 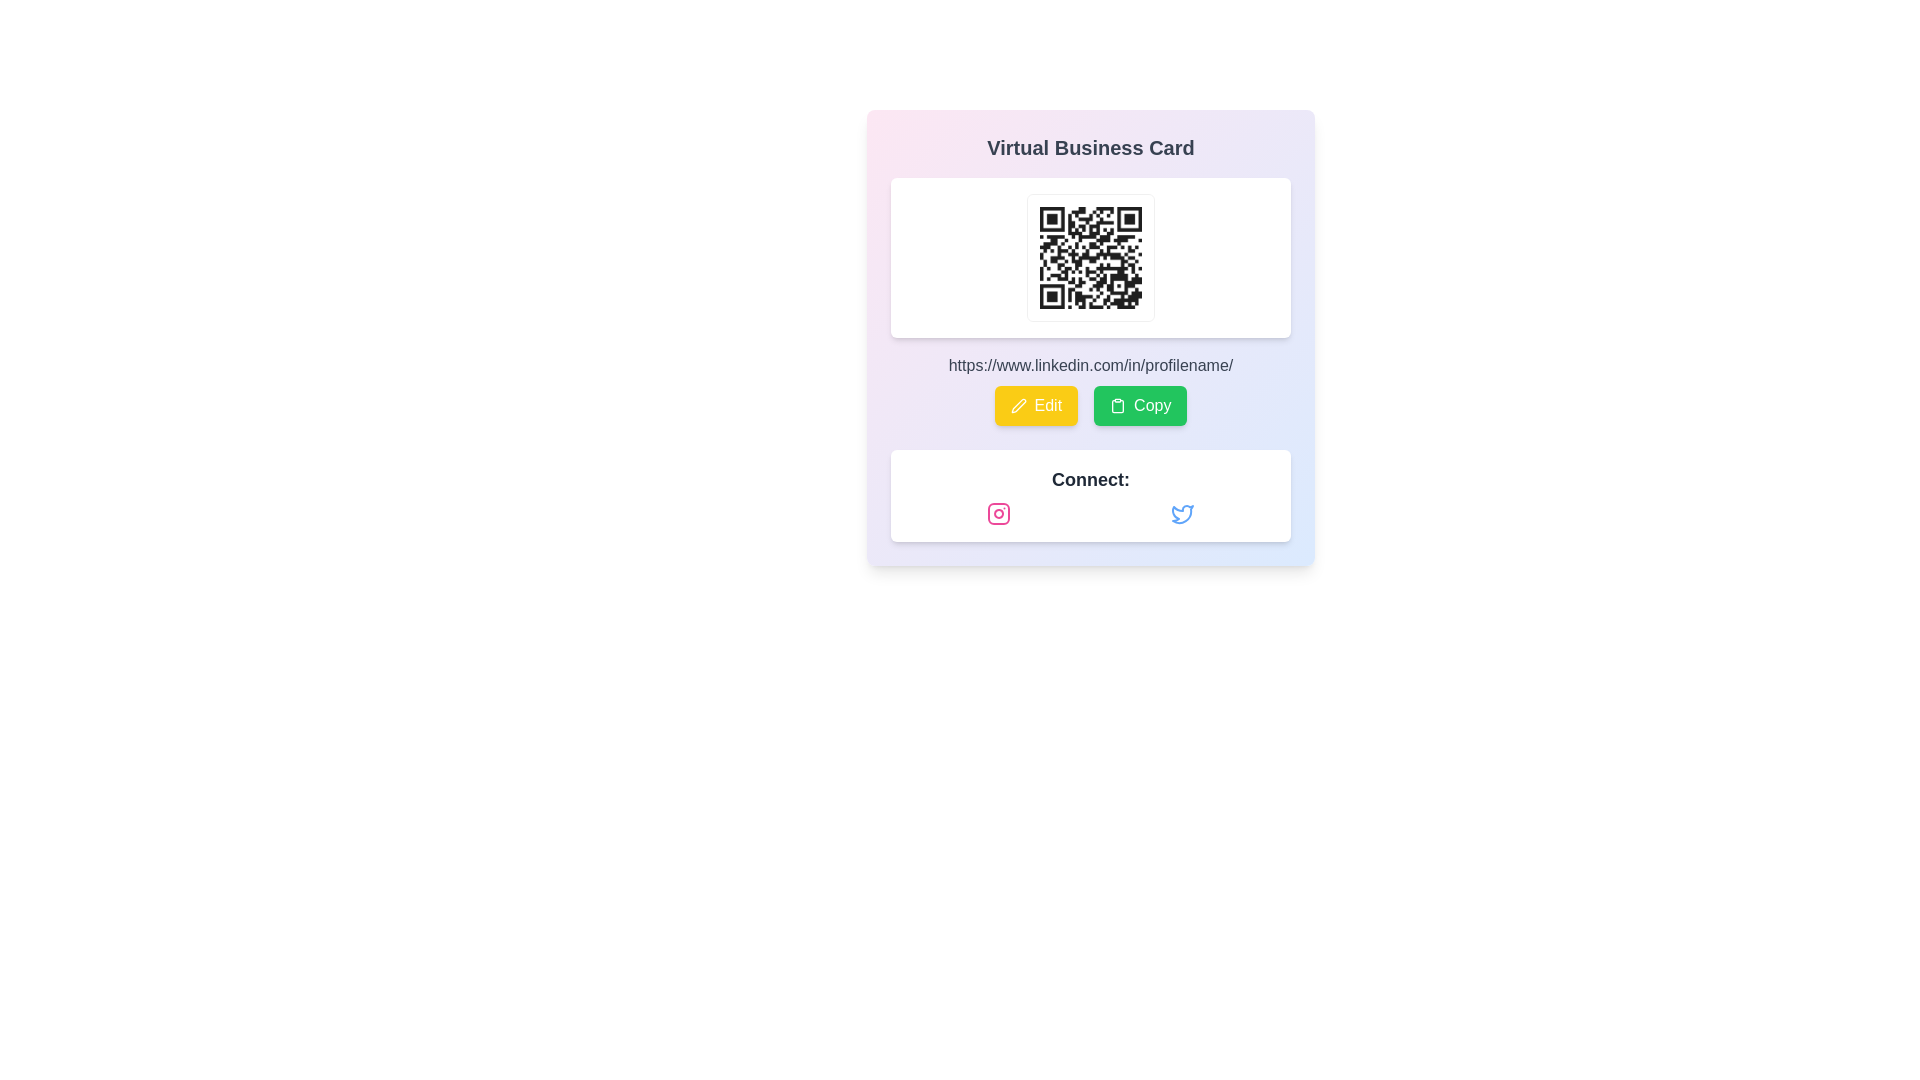 What do you see at coordinates (998, 512) in the screenshot?
I see `the pink square with rounded corners that represents the main outer square of the Instagram icon located in the 'Connect:' section of the interface` at bounding box center [998, 512].